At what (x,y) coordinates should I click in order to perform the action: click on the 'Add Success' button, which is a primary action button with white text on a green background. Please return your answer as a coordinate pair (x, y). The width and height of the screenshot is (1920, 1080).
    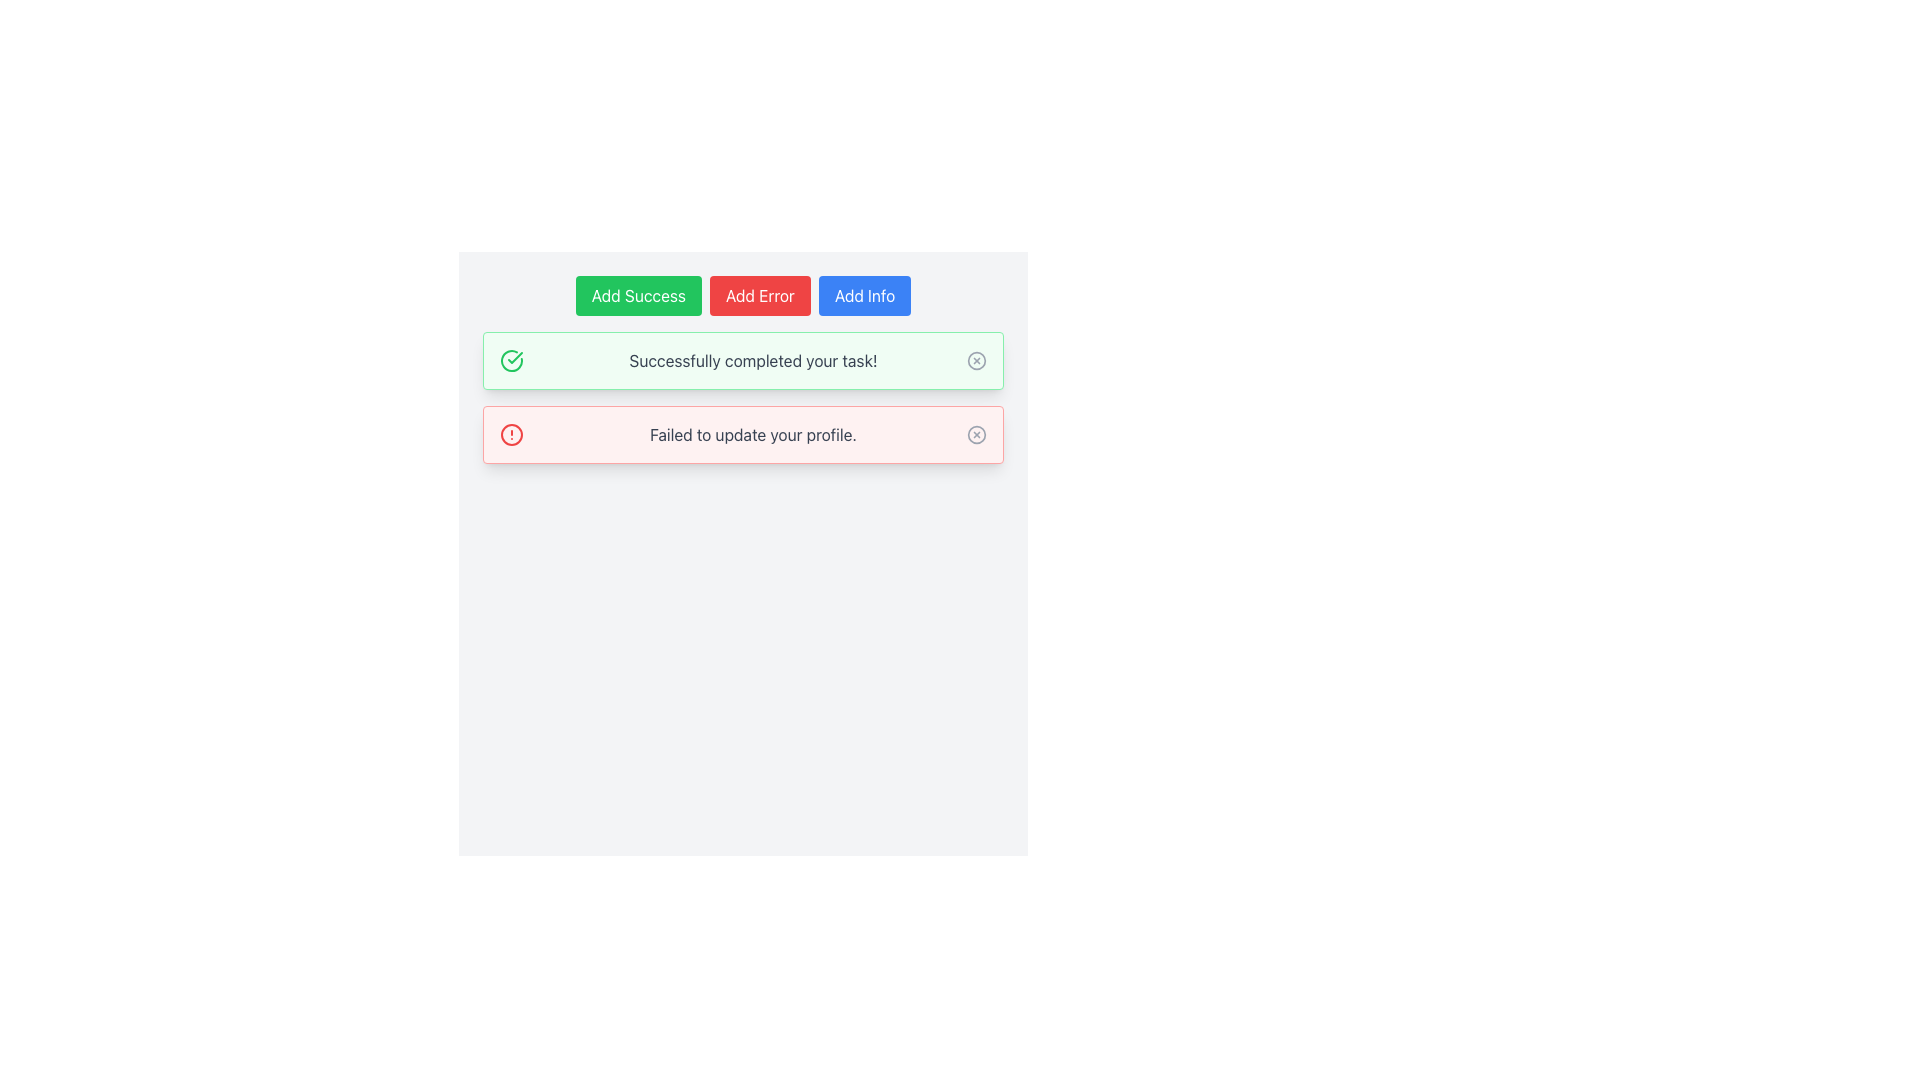
    Looking at the image, I should click on (637, 296).